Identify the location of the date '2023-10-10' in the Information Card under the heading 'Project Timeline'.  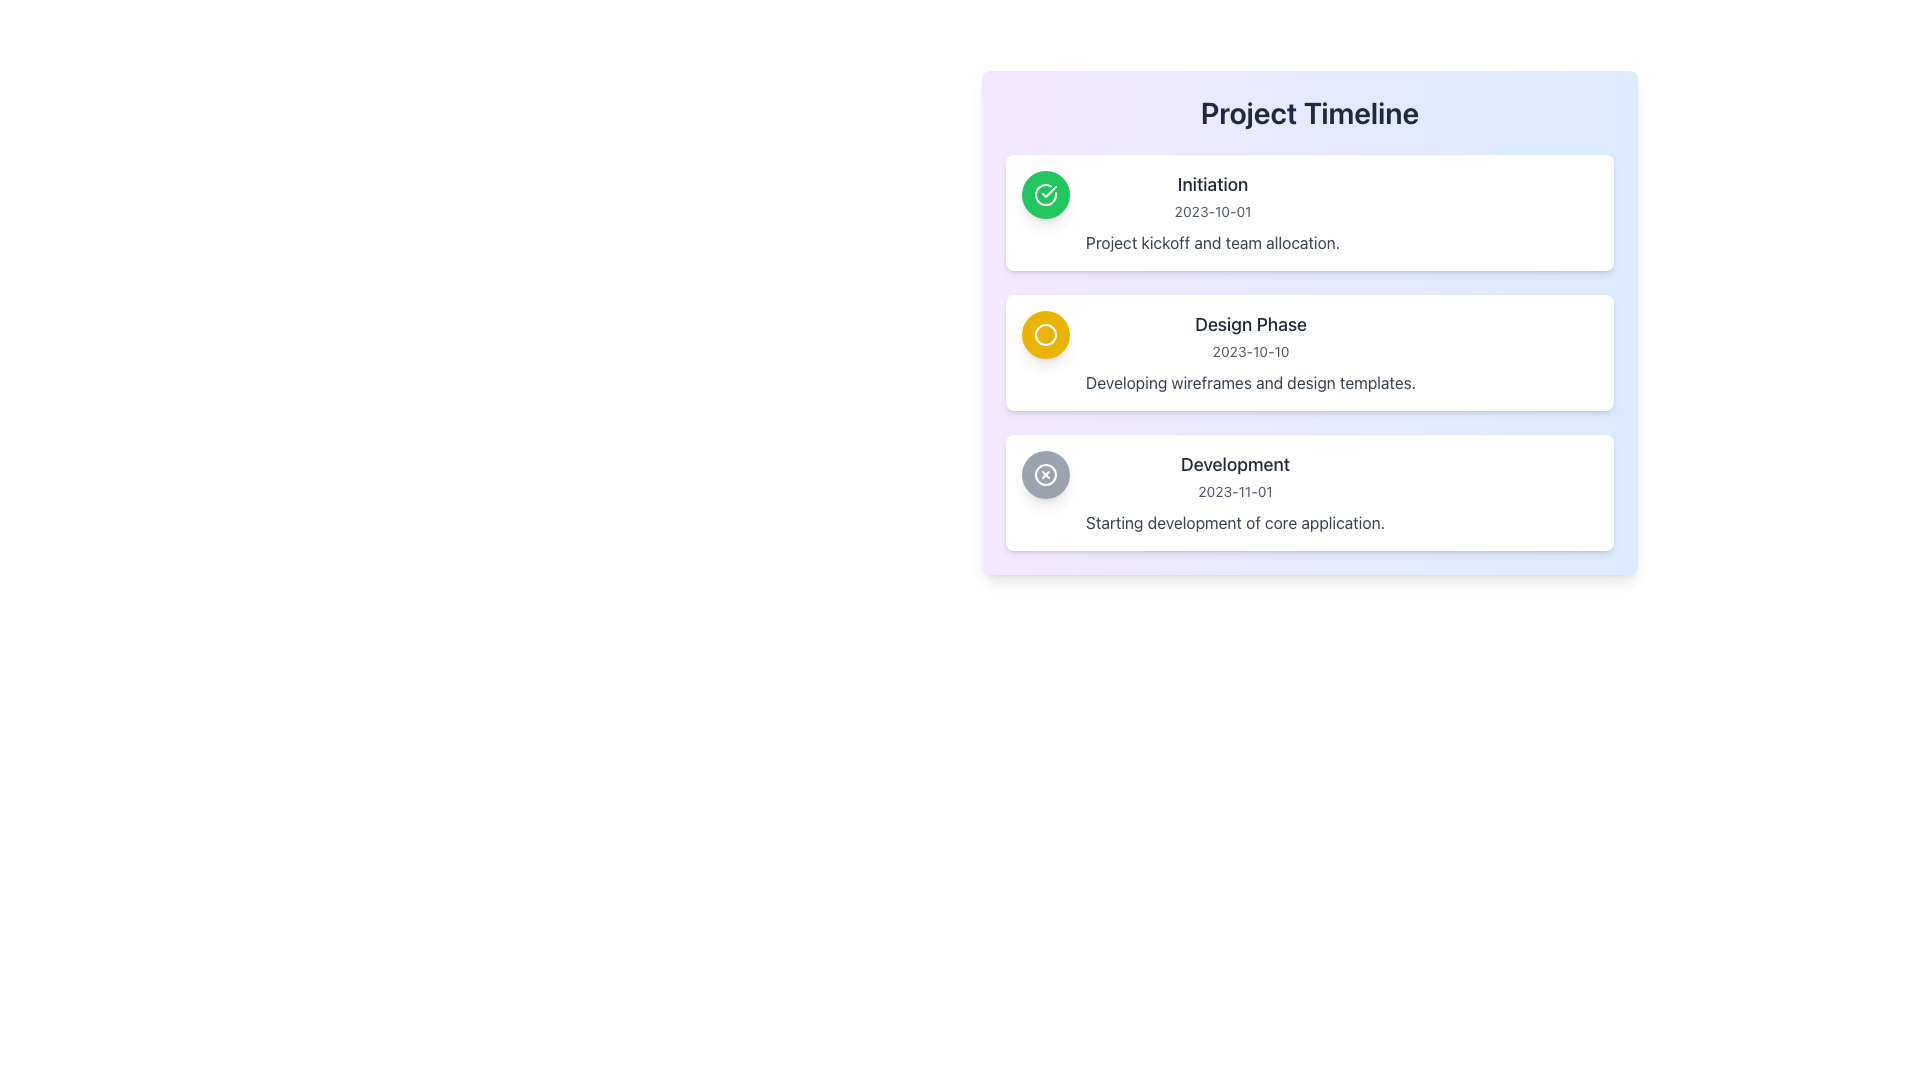
(1250, 352).